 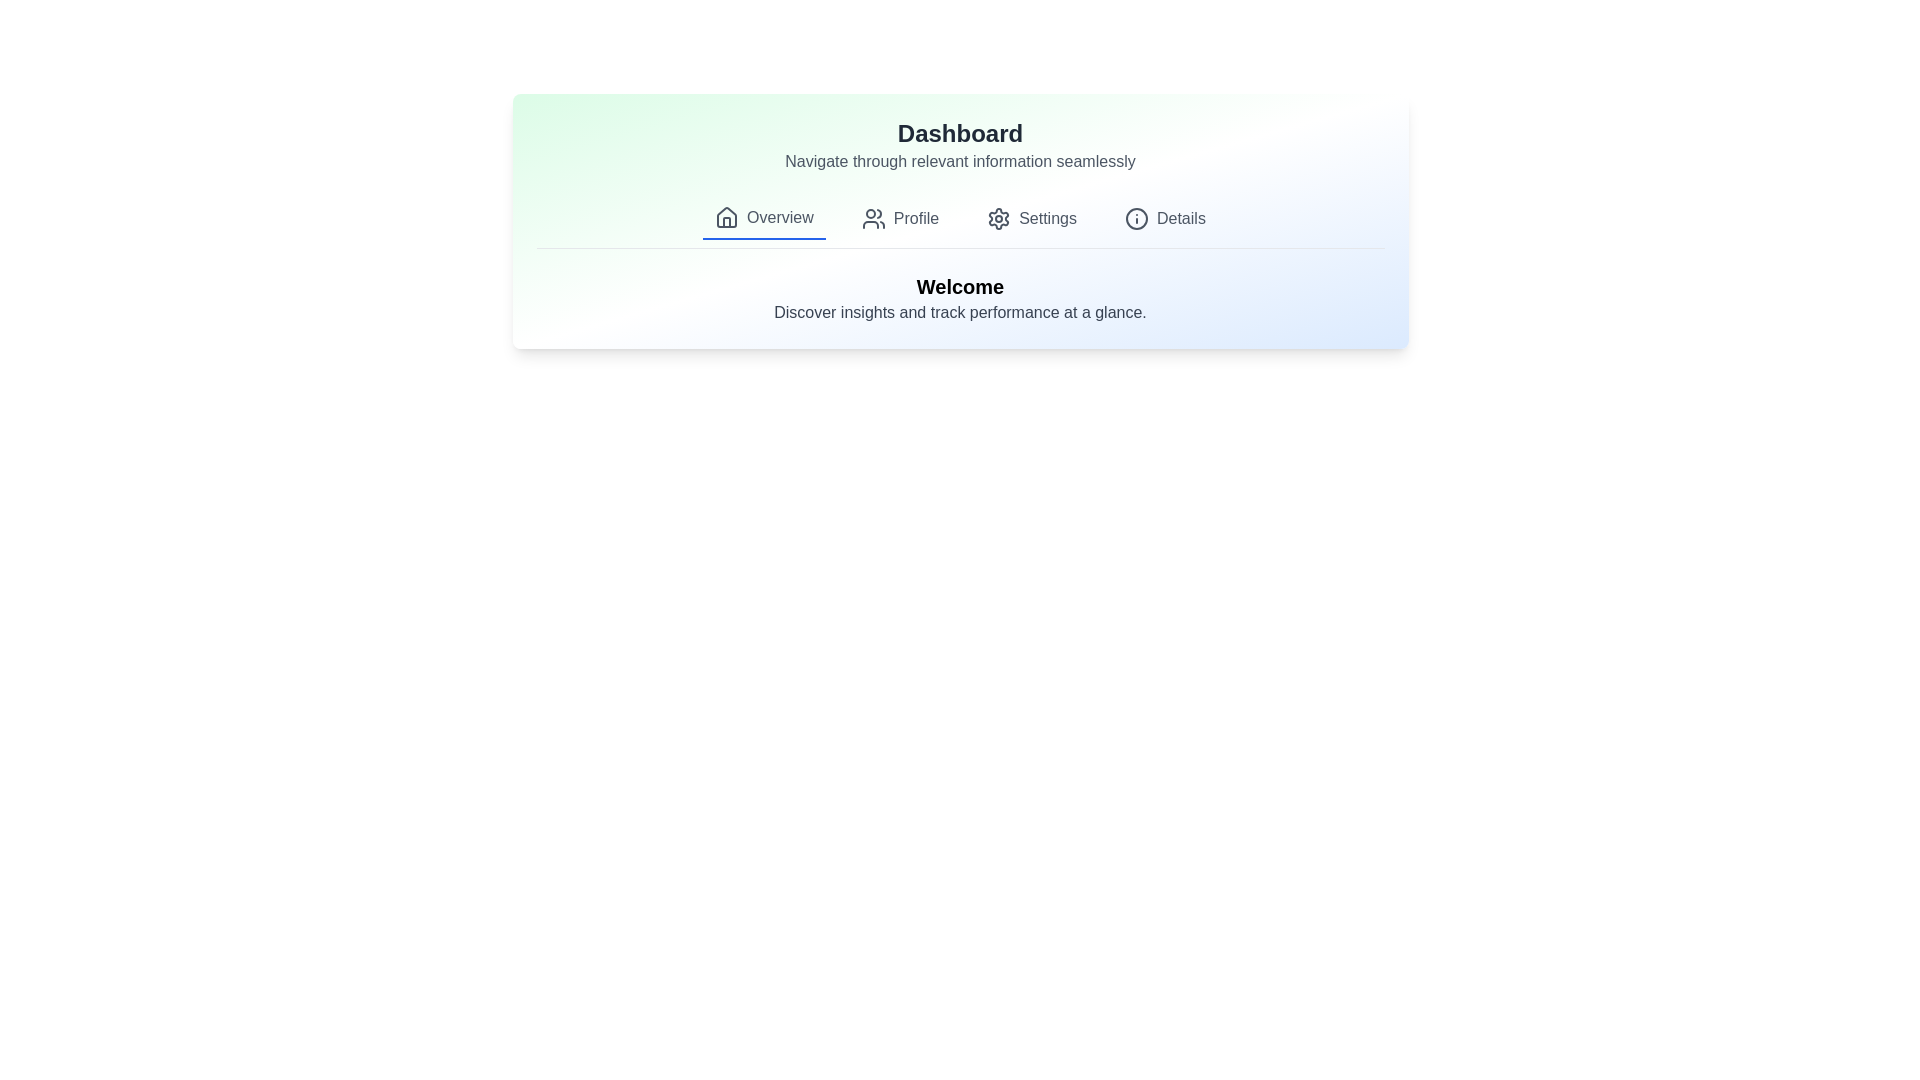 What do you see at coordinates (726, 222) in the screenshot?
I see `the vertical line representing the door within the house-like icon, which is positioned to the left of the 'Overview' text` at bounding box center [726, 222].